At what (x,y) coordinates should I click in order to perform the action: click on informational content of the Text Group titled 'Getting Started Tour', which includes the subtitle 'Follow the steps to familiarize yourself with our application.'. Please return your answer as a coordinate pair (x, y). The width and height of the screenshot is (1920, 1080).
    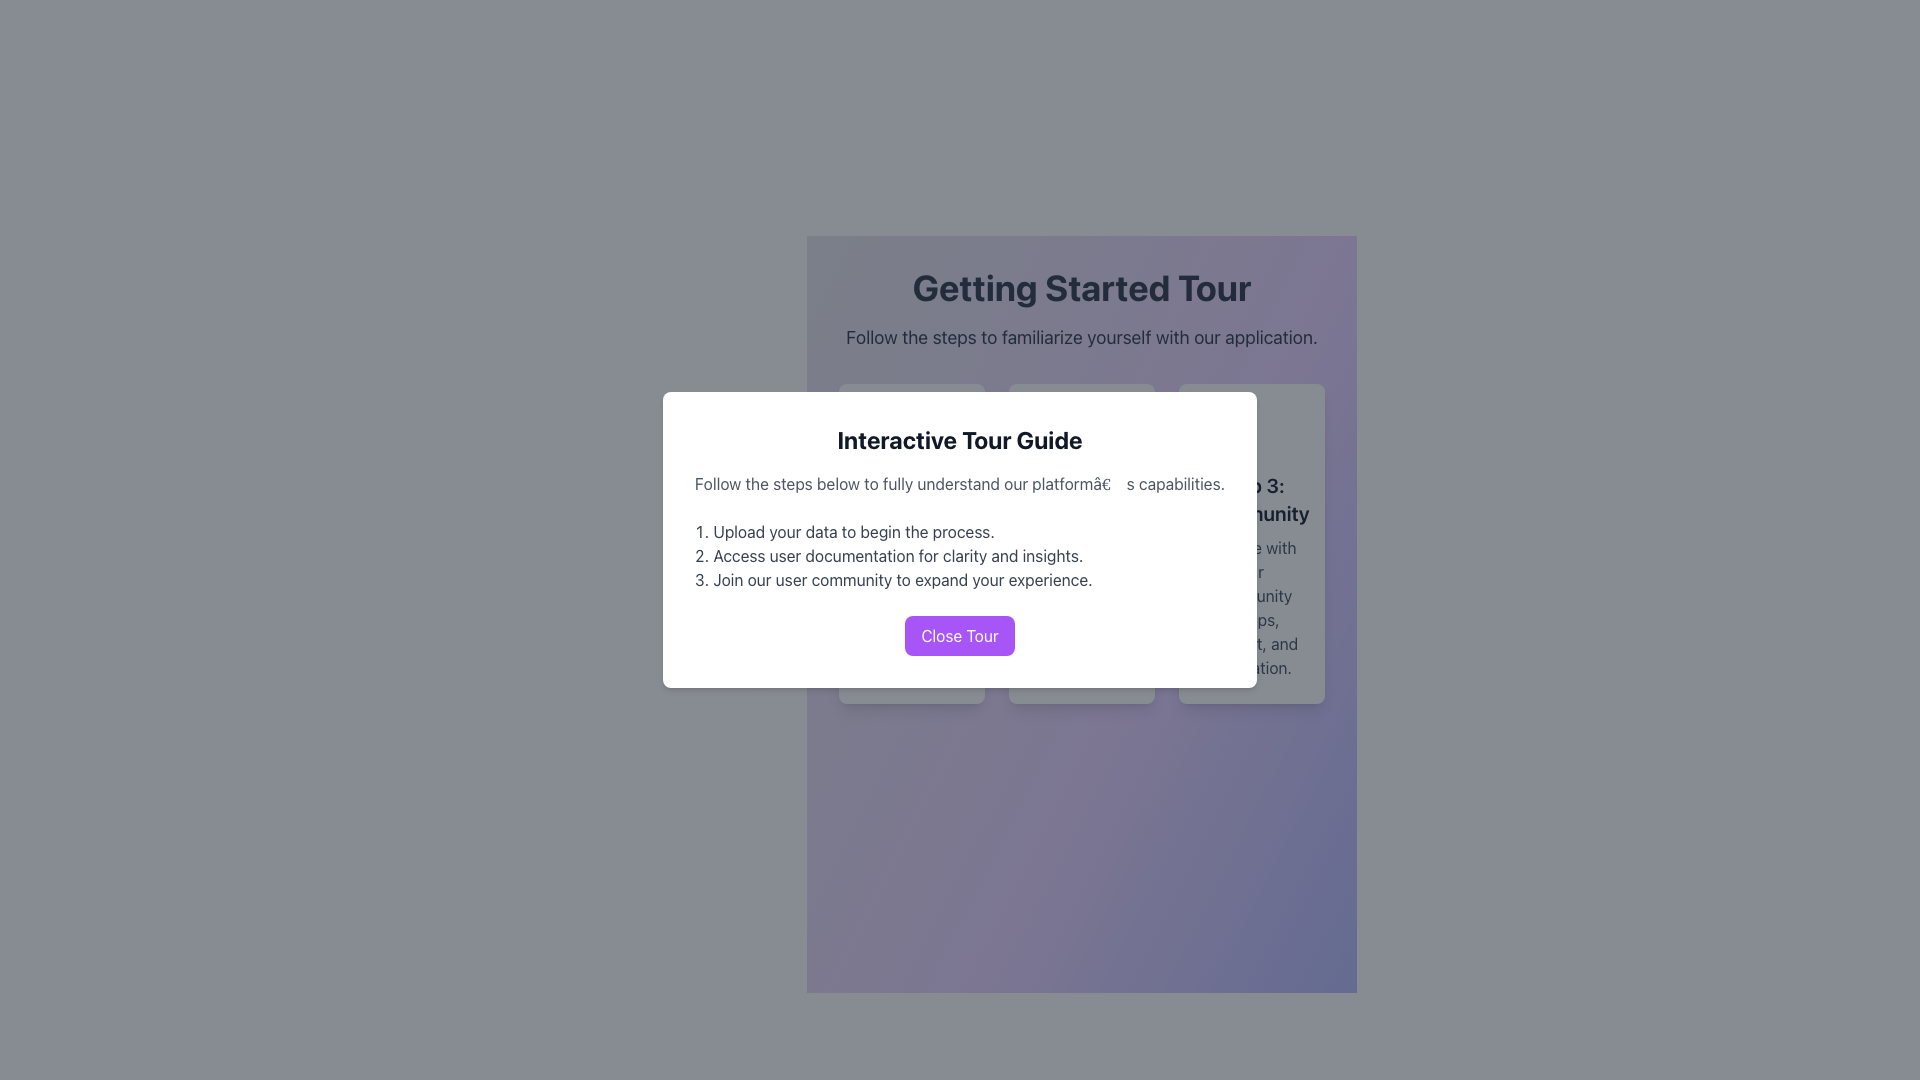
    Looking at the image, I should click on (1080, 309).